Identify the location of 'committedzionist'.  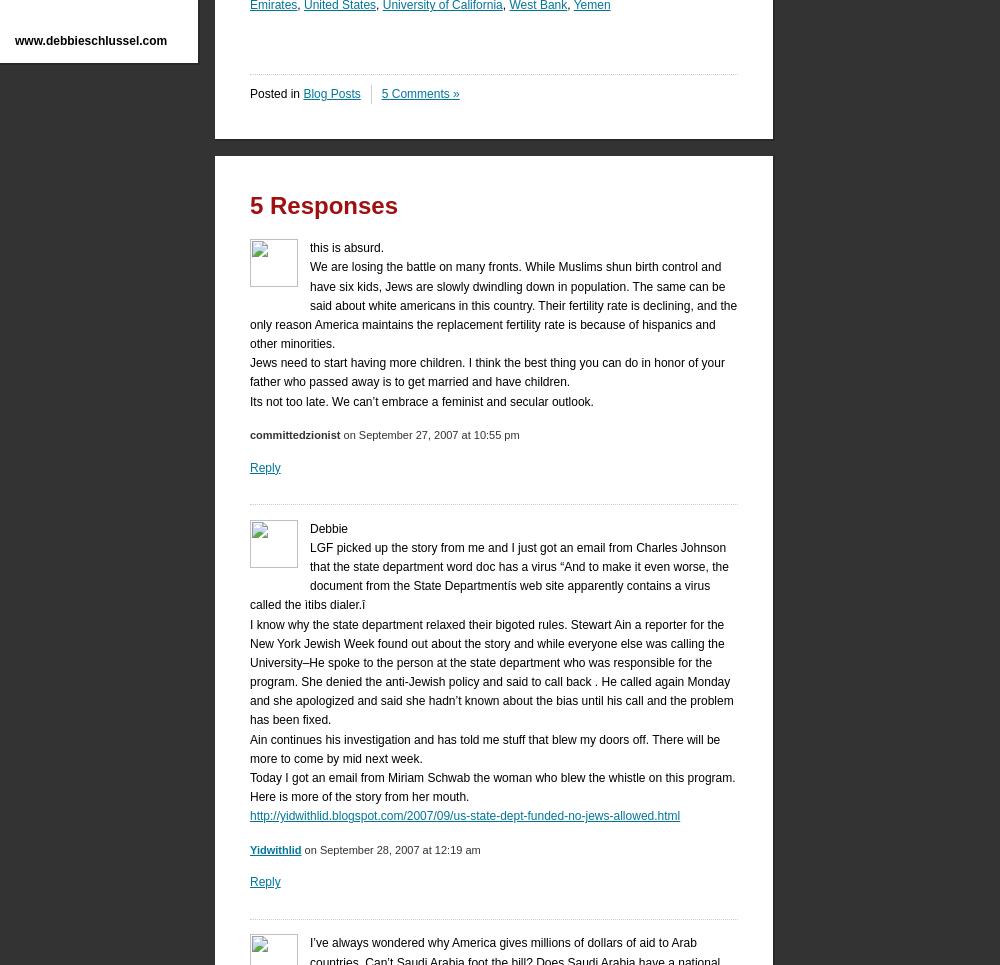
(295, 435).